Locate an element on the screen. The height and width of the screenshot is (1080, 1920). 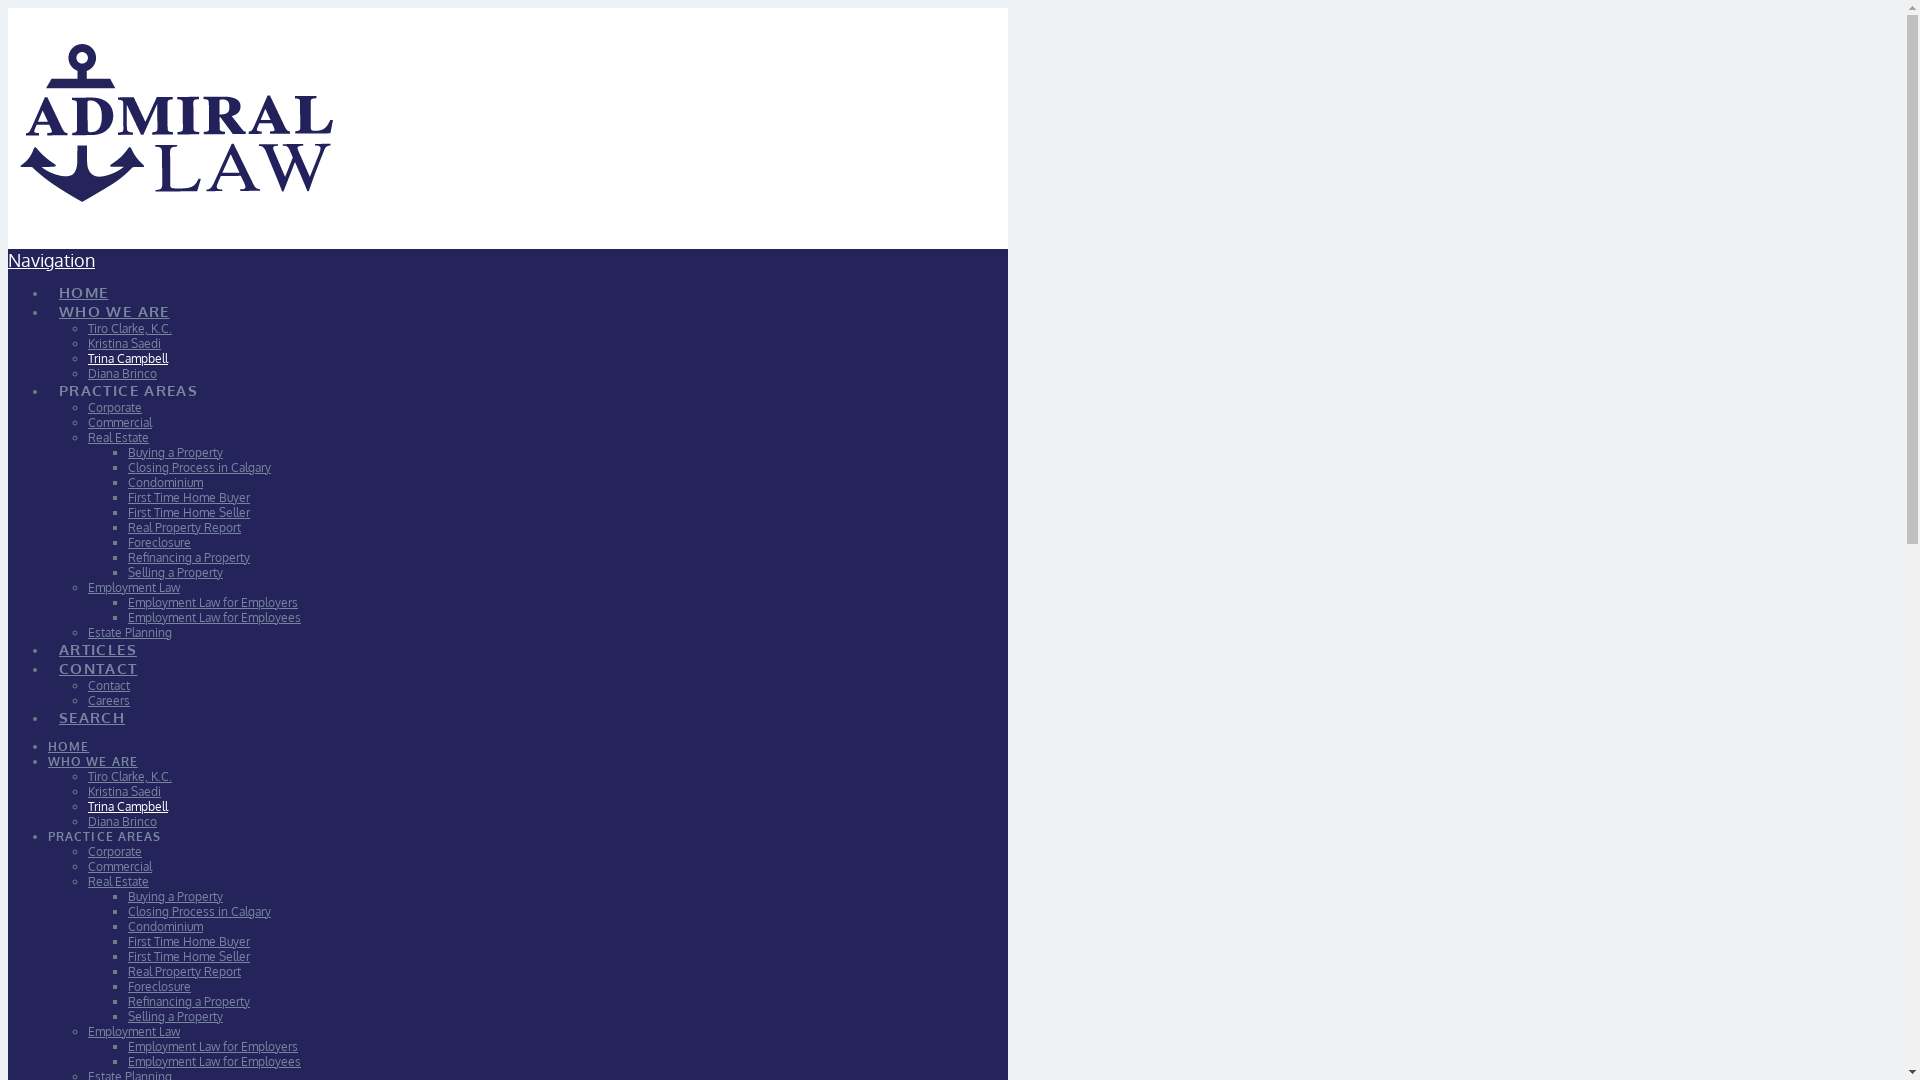
'Real Property Report' is located at coordinates (184, 970).